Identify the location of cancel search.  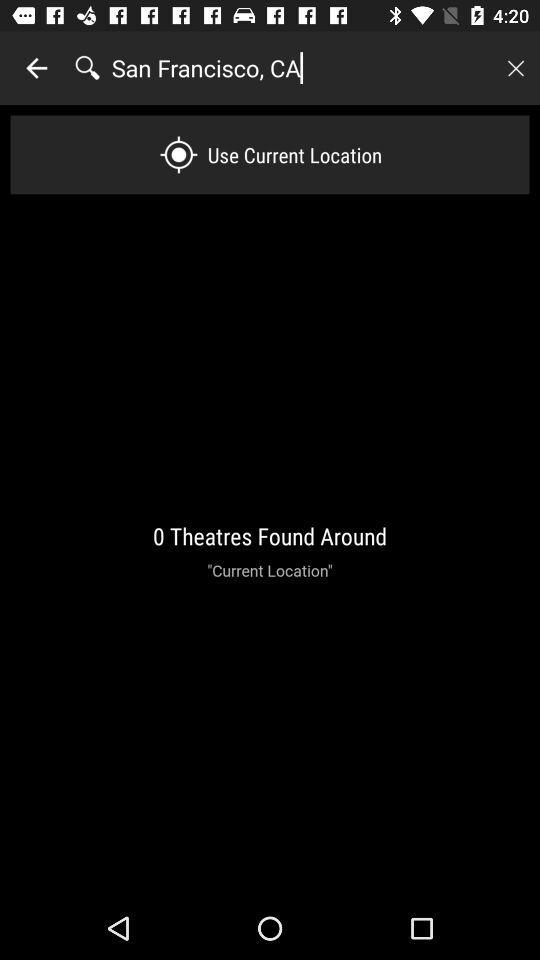
(515, 68).